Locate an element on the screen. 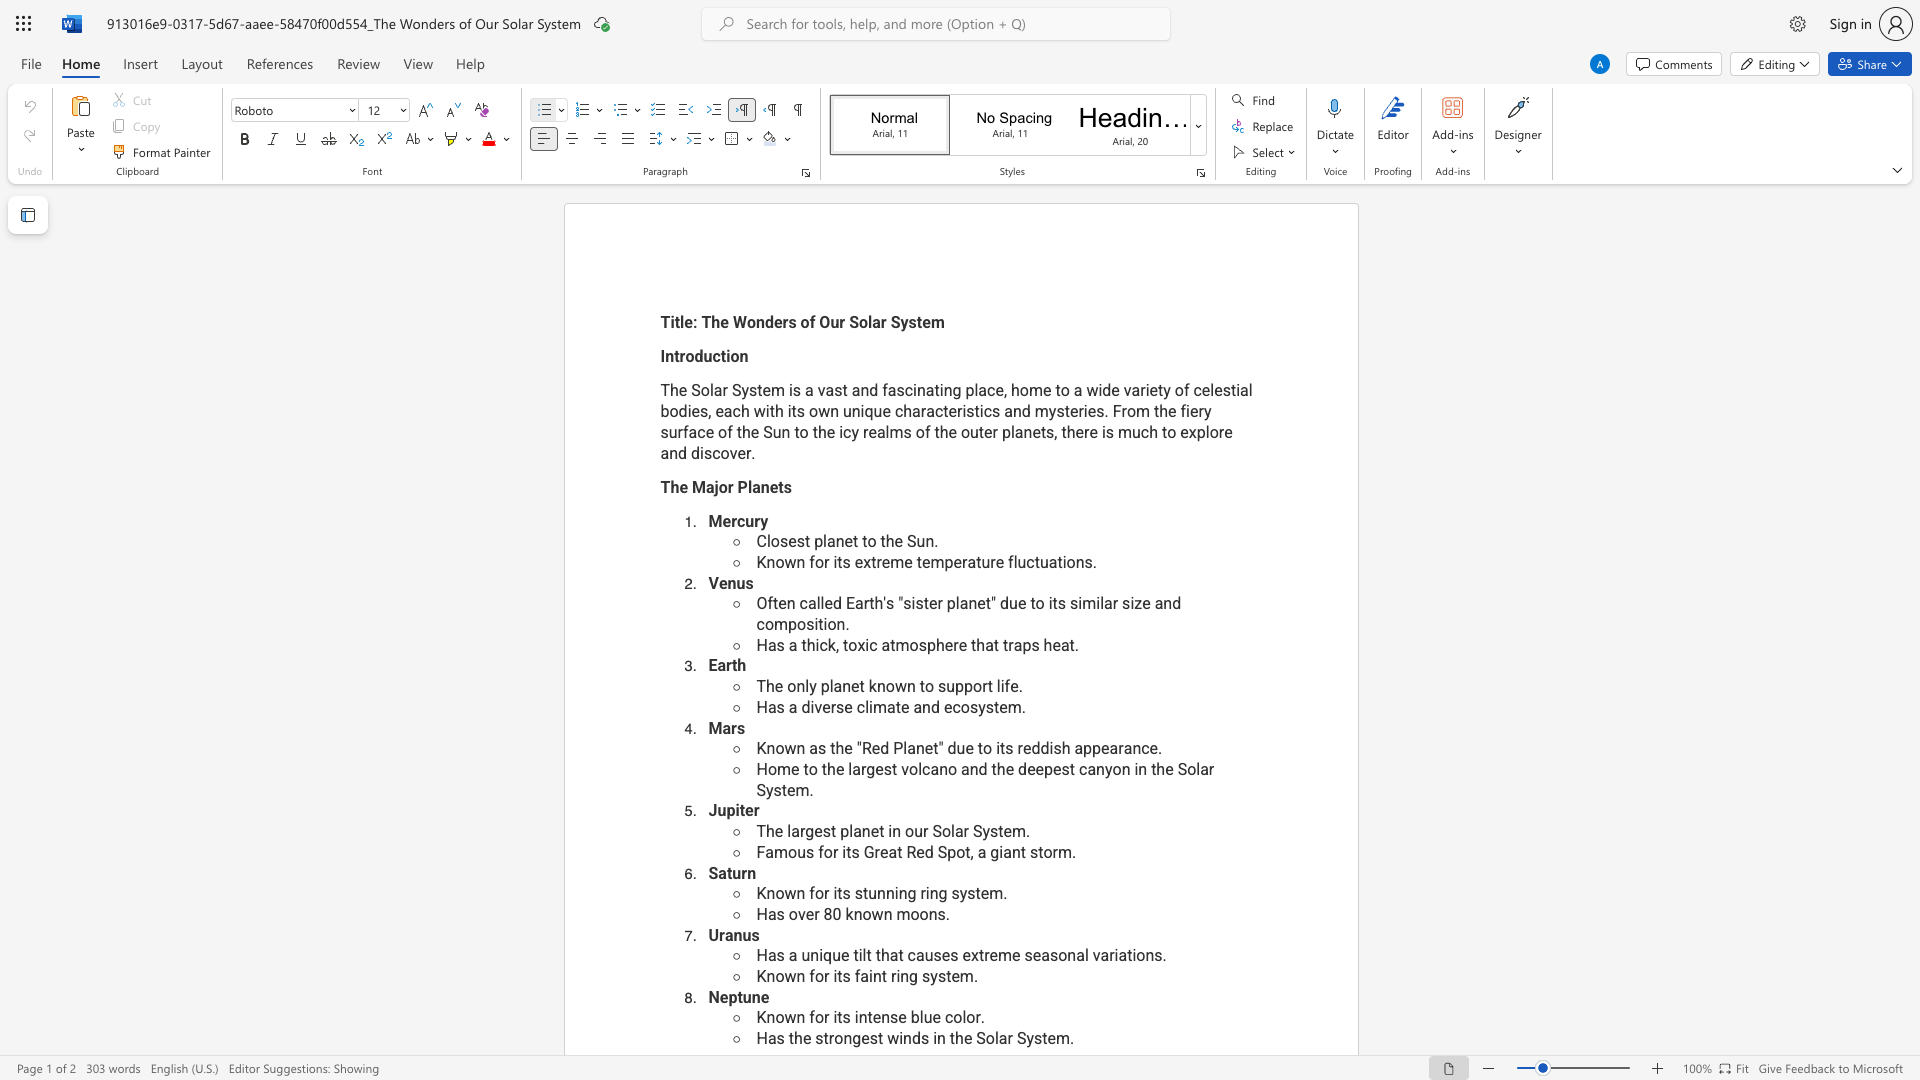 The width and height of the screenshot is (1920, 1080). the space between the continuous character "o" and "n" in the text is located at coordinates (843, 1037).